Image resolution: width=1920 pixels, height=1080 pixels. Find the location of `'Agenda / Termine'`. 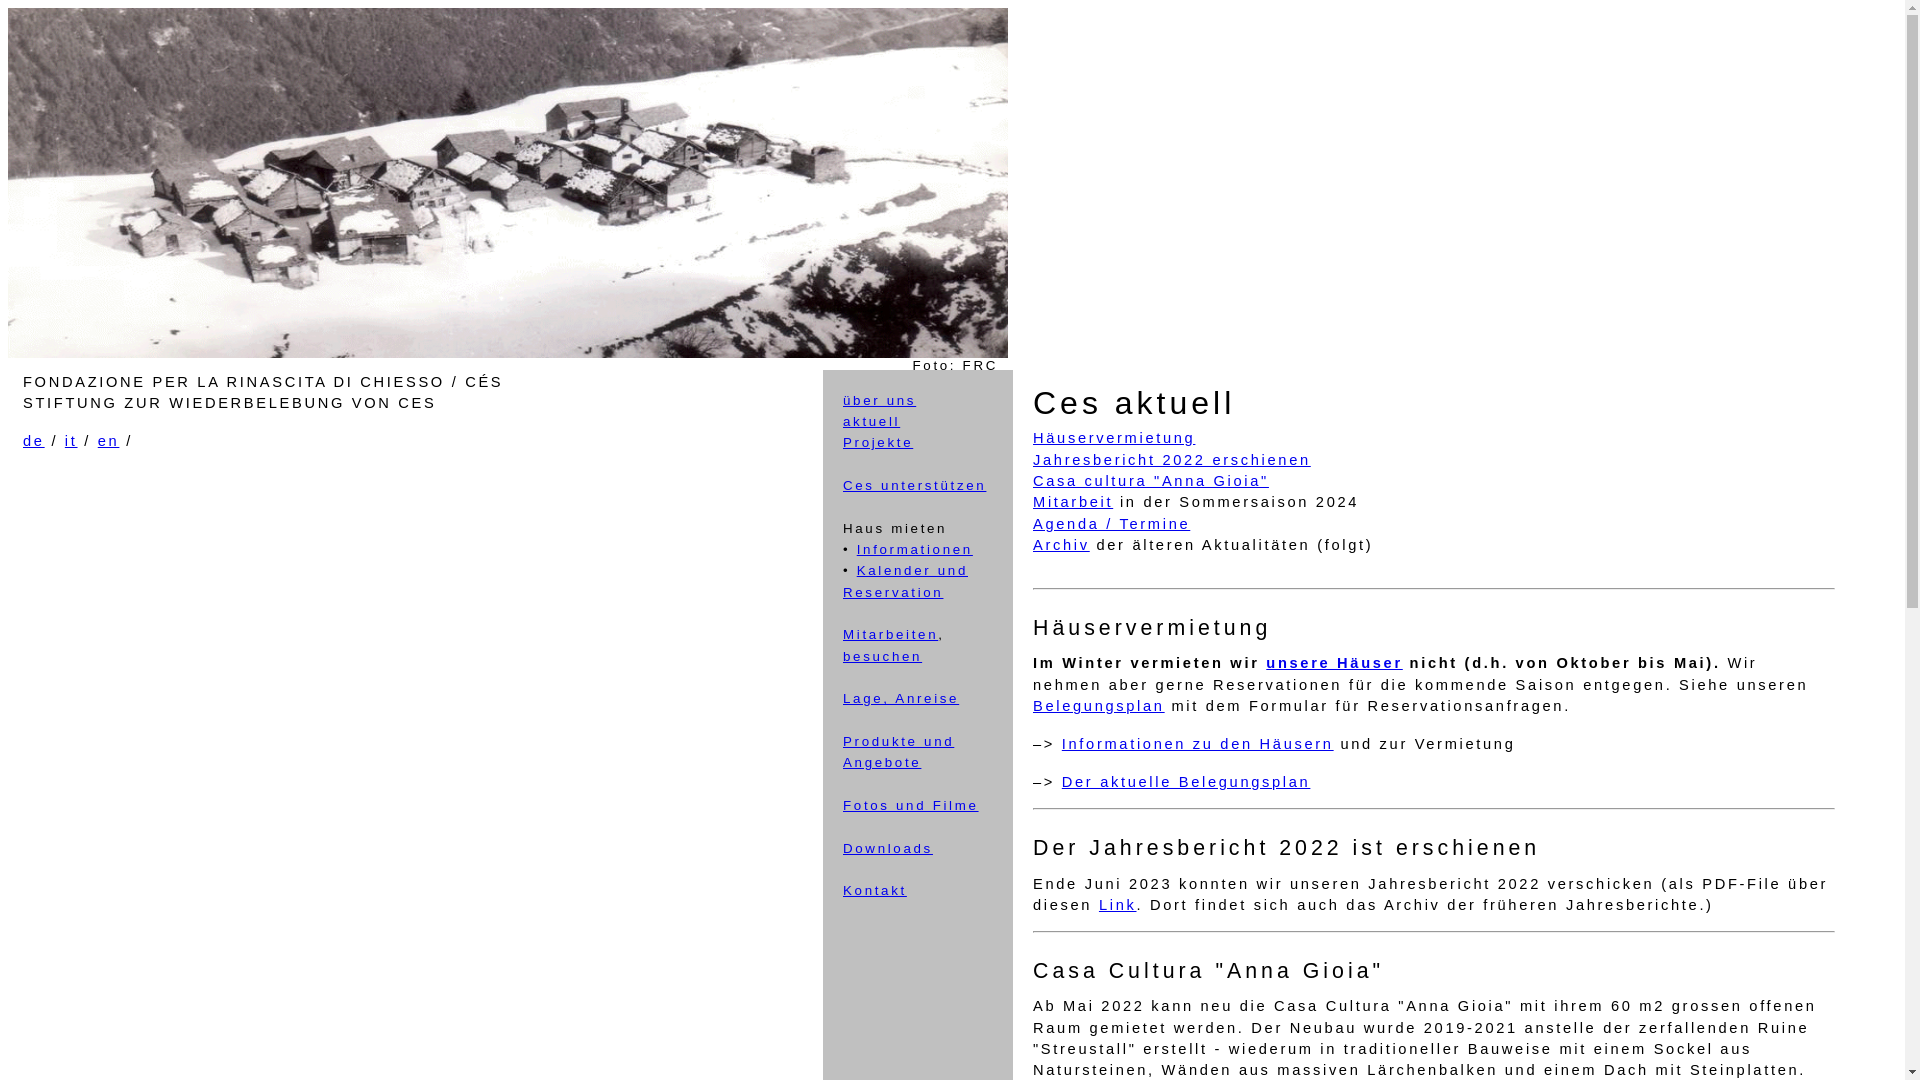

'Agenda / Termine' is located at coordinates (1110, 523).